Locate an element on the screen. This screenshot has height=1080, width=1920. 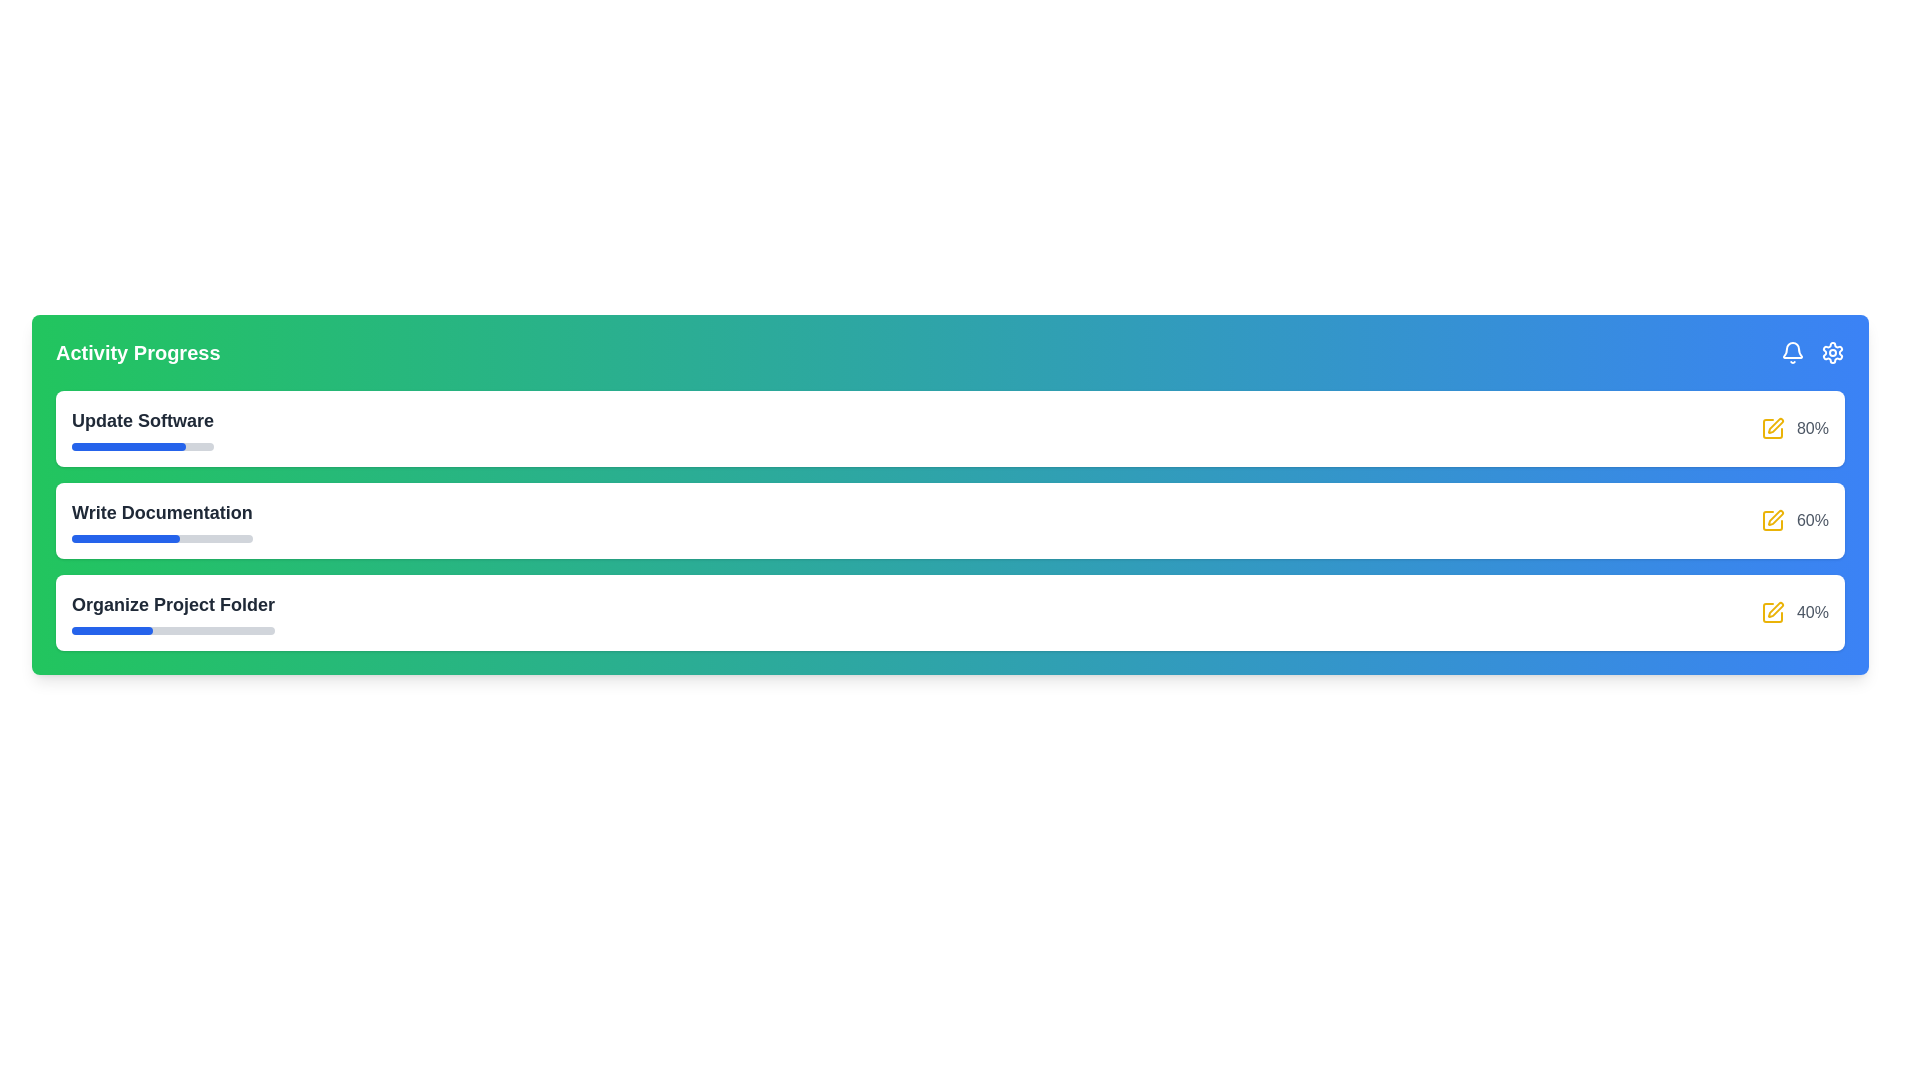
the 'Activity Progress' label, which is styled in a bold, large font and located in the gradient-colored header bar is located at coordinates (137, 352).